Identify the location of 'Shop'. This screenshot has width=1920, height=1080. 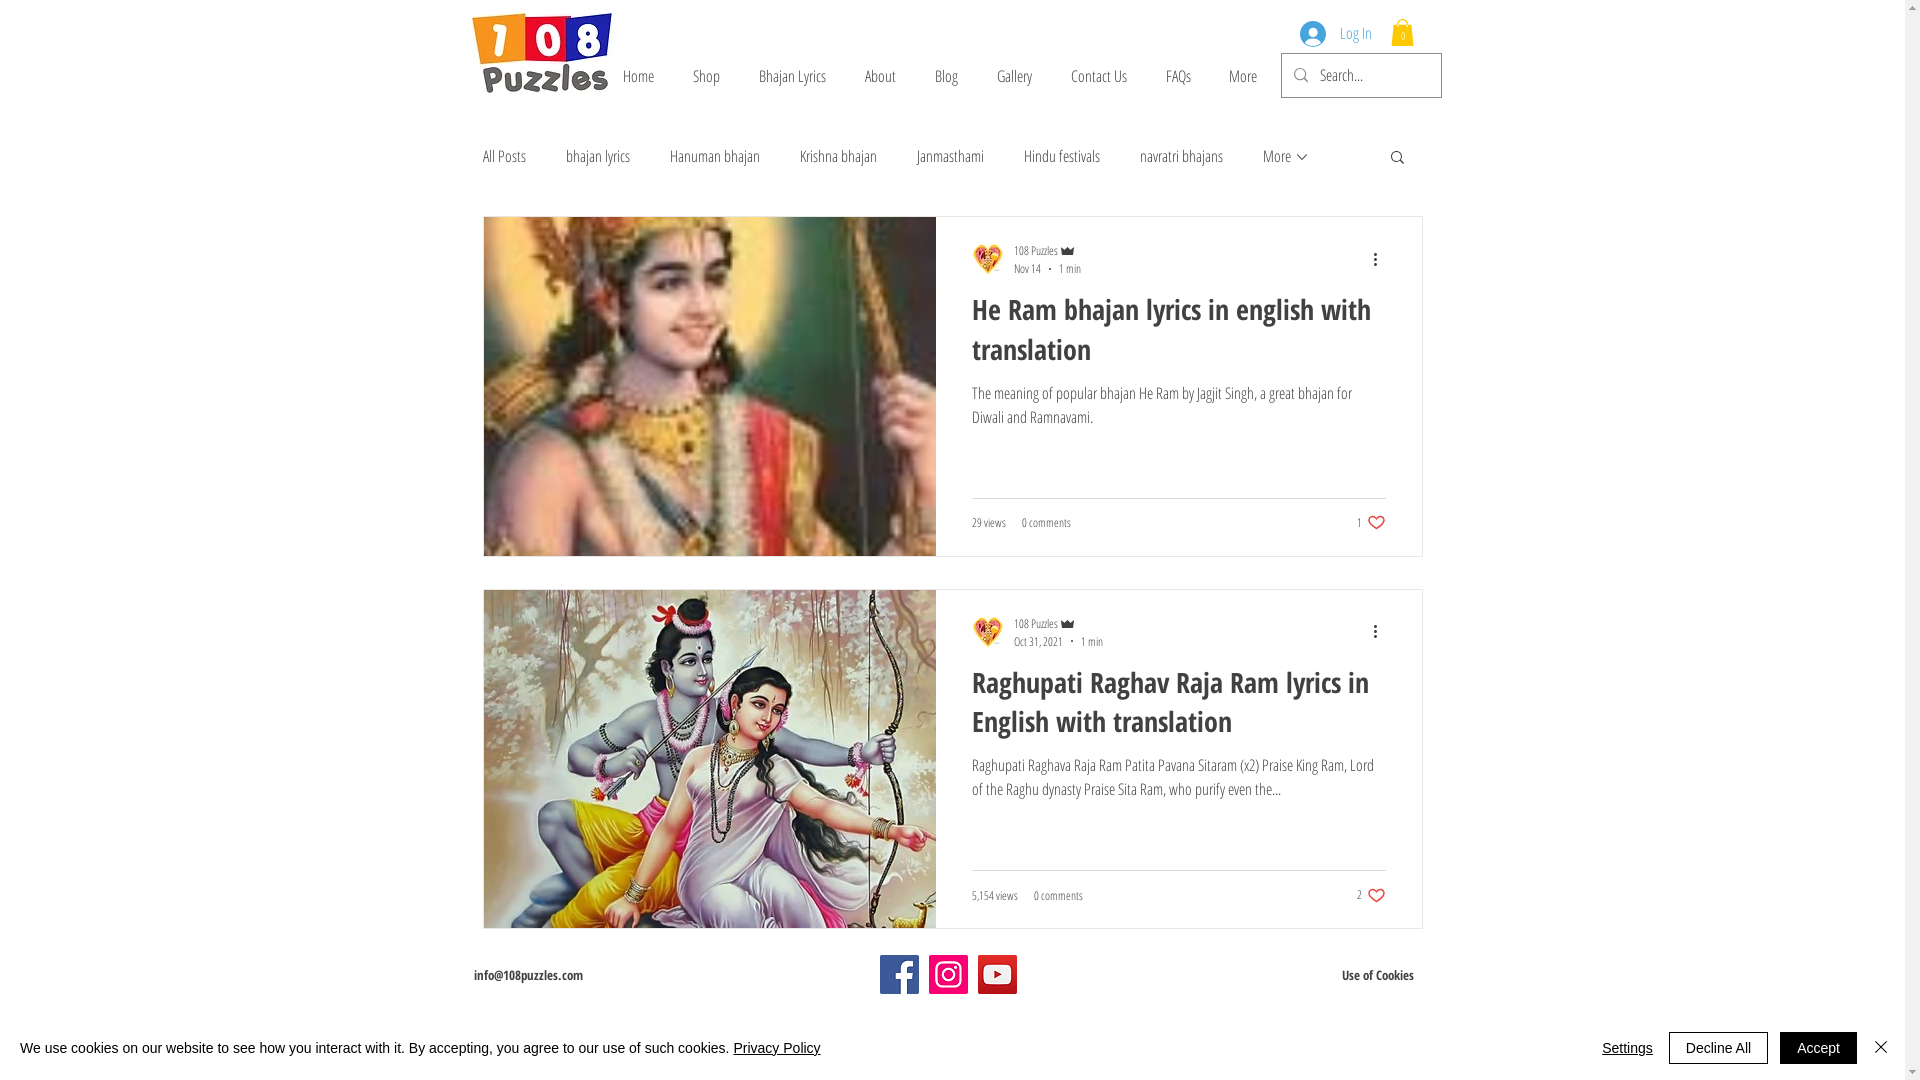
(706, 75).